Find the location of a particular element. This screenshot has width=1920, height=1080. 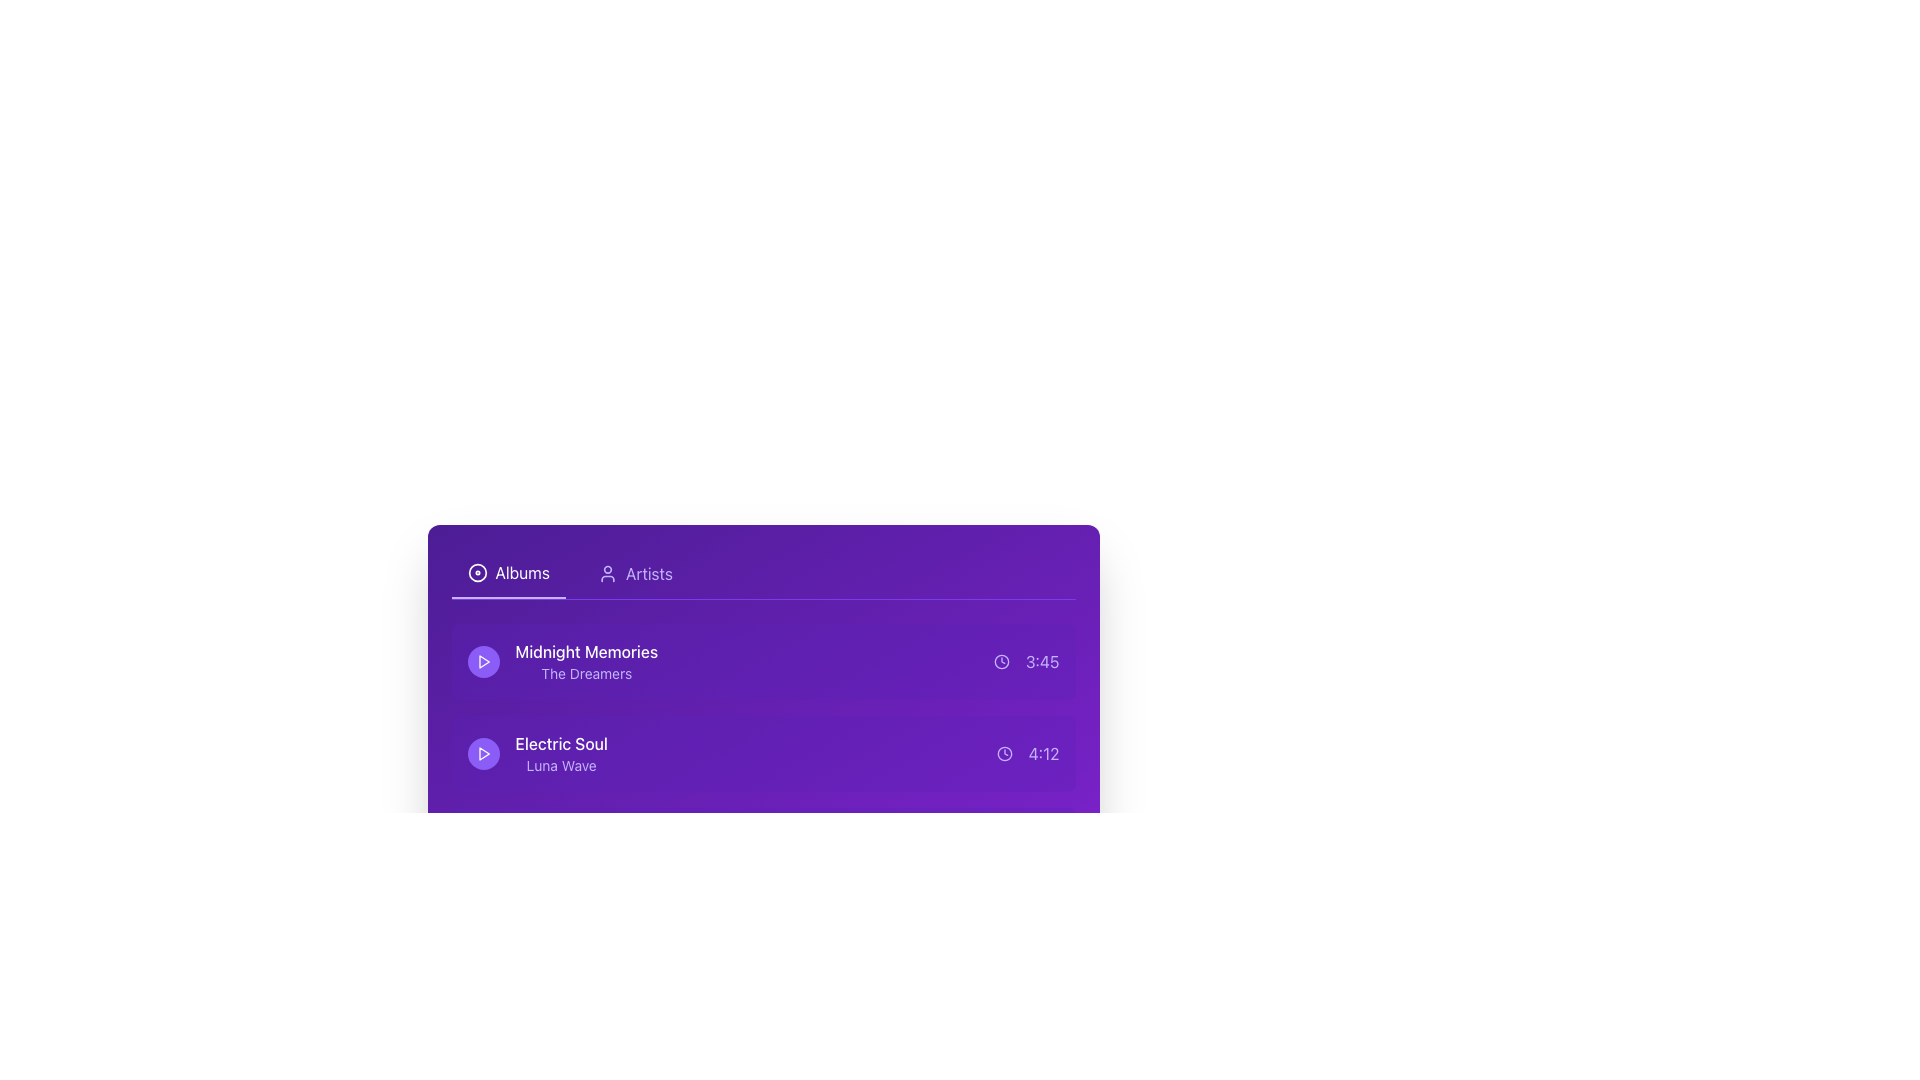

the 'Artists' button, which features a violet label and a user icon is located at coordinates (634, 574).